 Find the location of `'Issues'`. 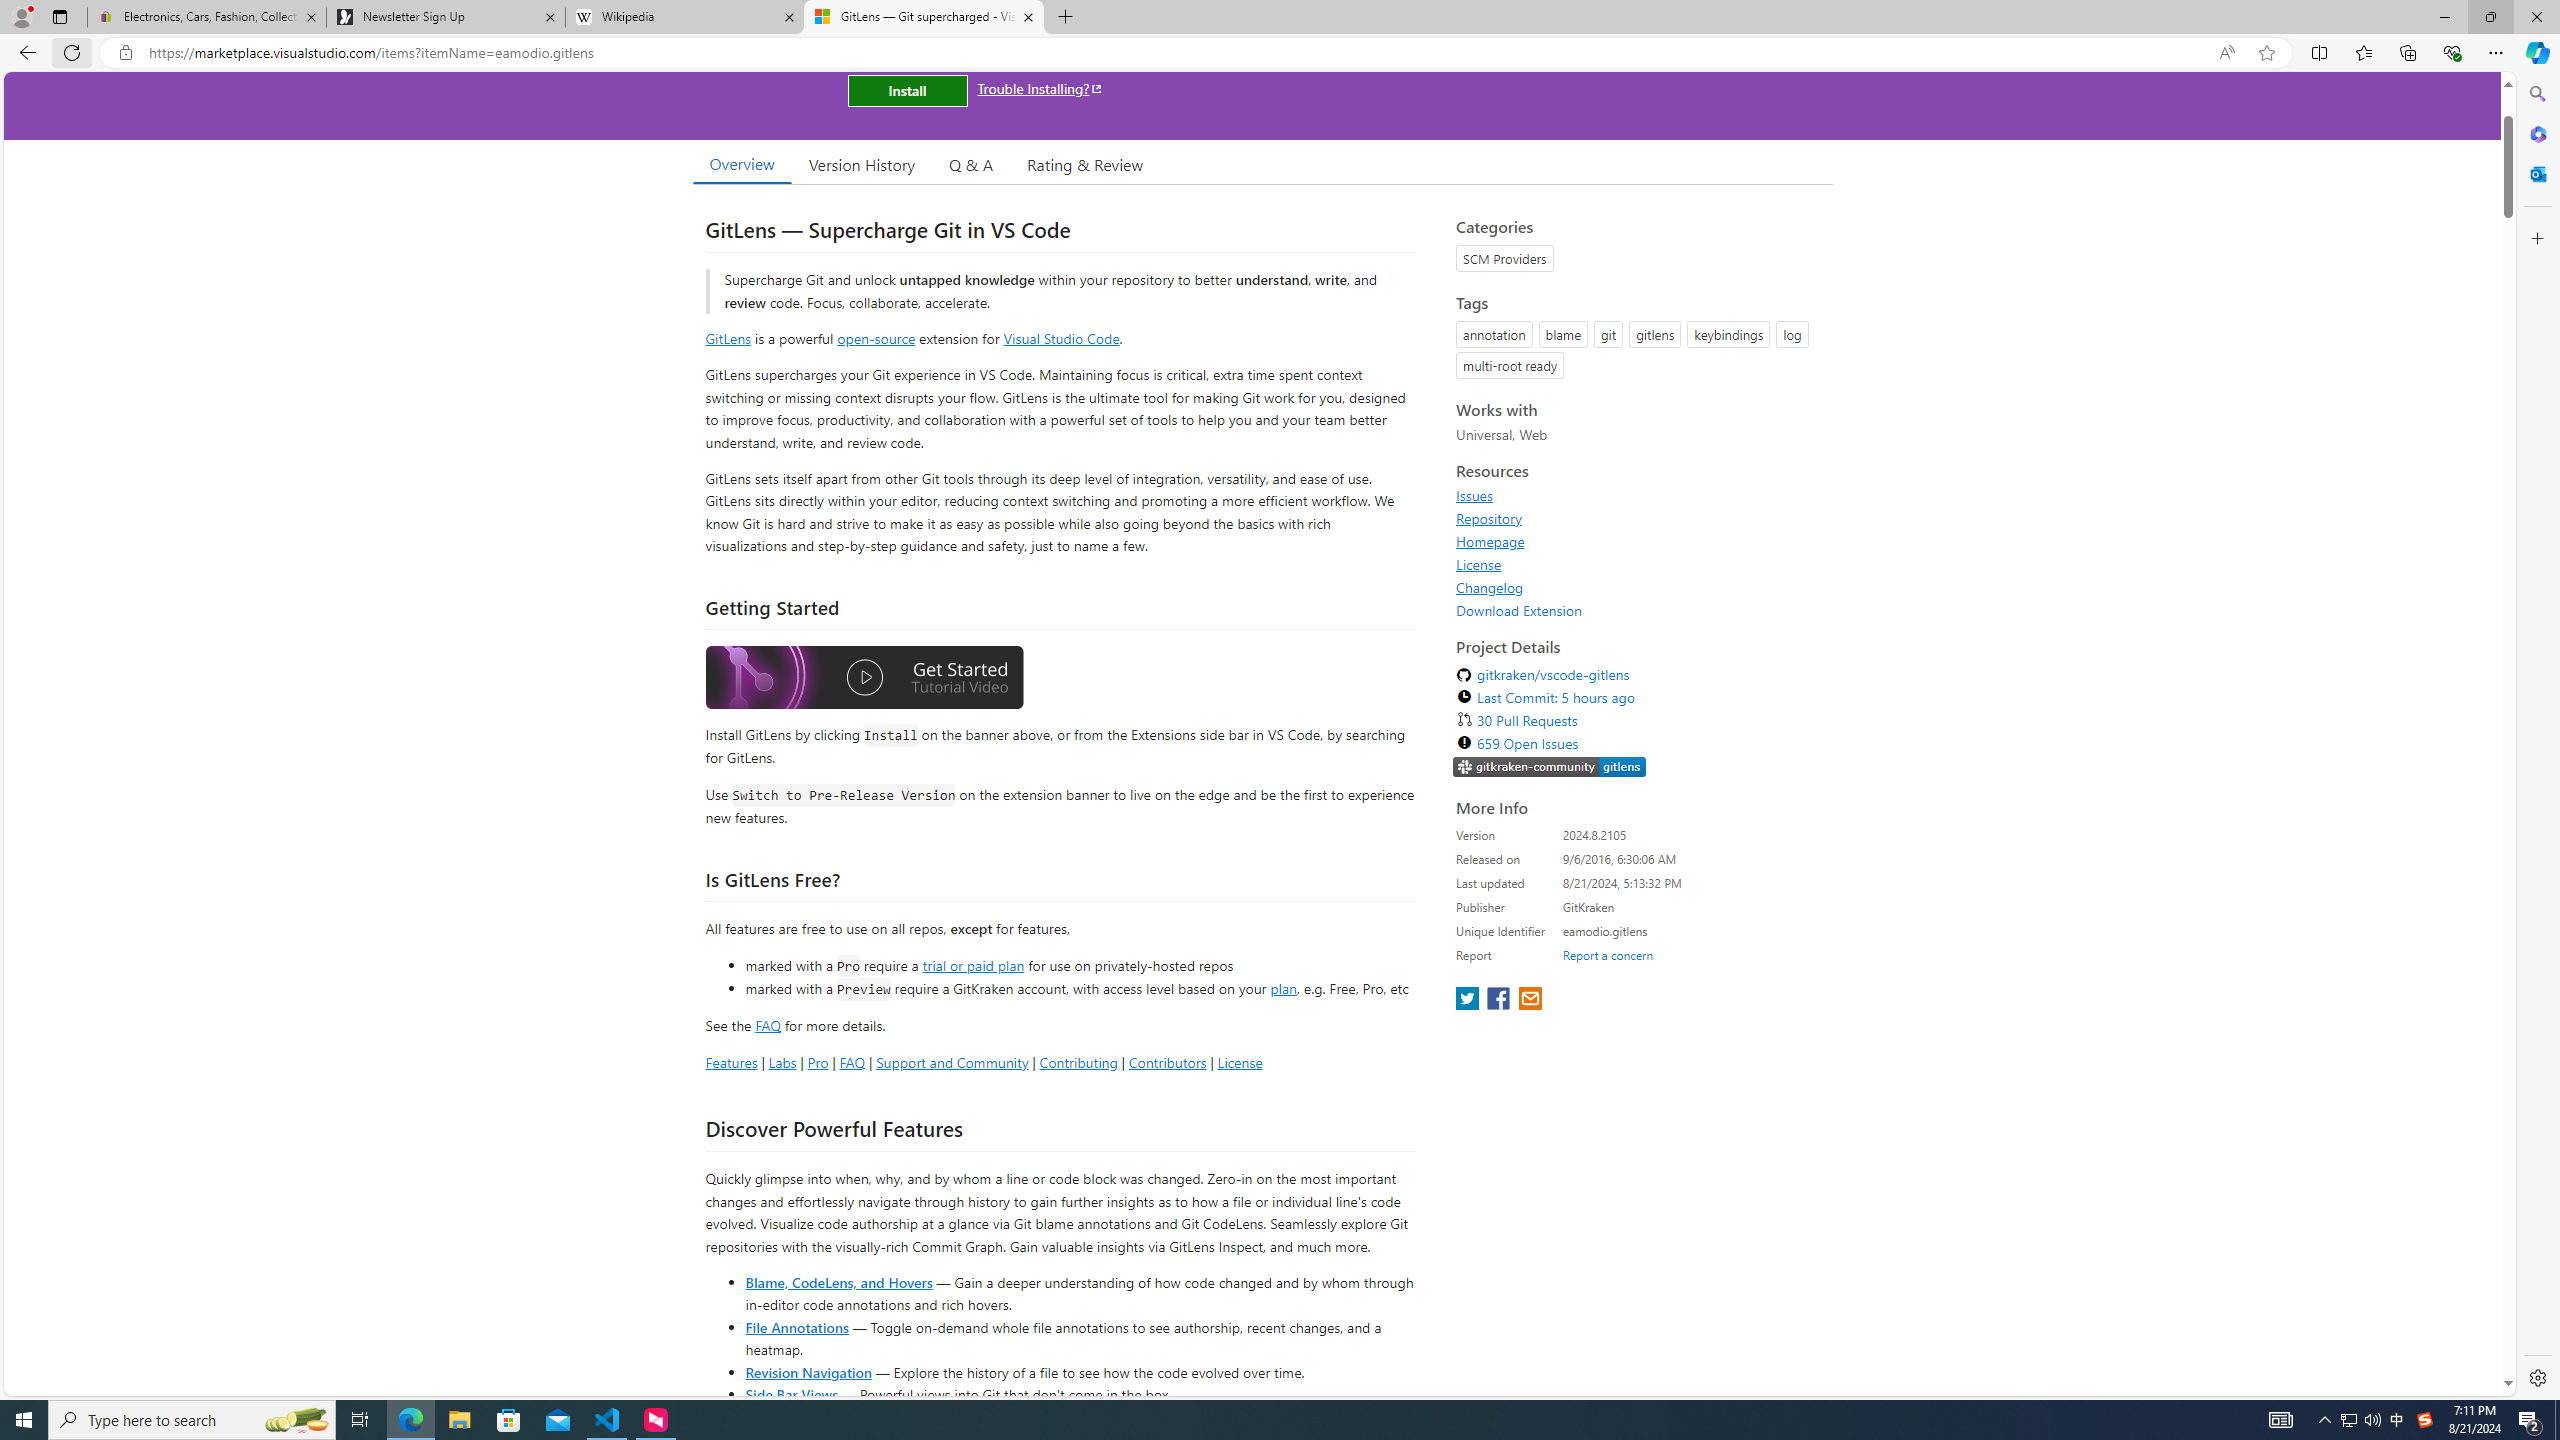

'Issues' is located at coordinates (1638, 495).